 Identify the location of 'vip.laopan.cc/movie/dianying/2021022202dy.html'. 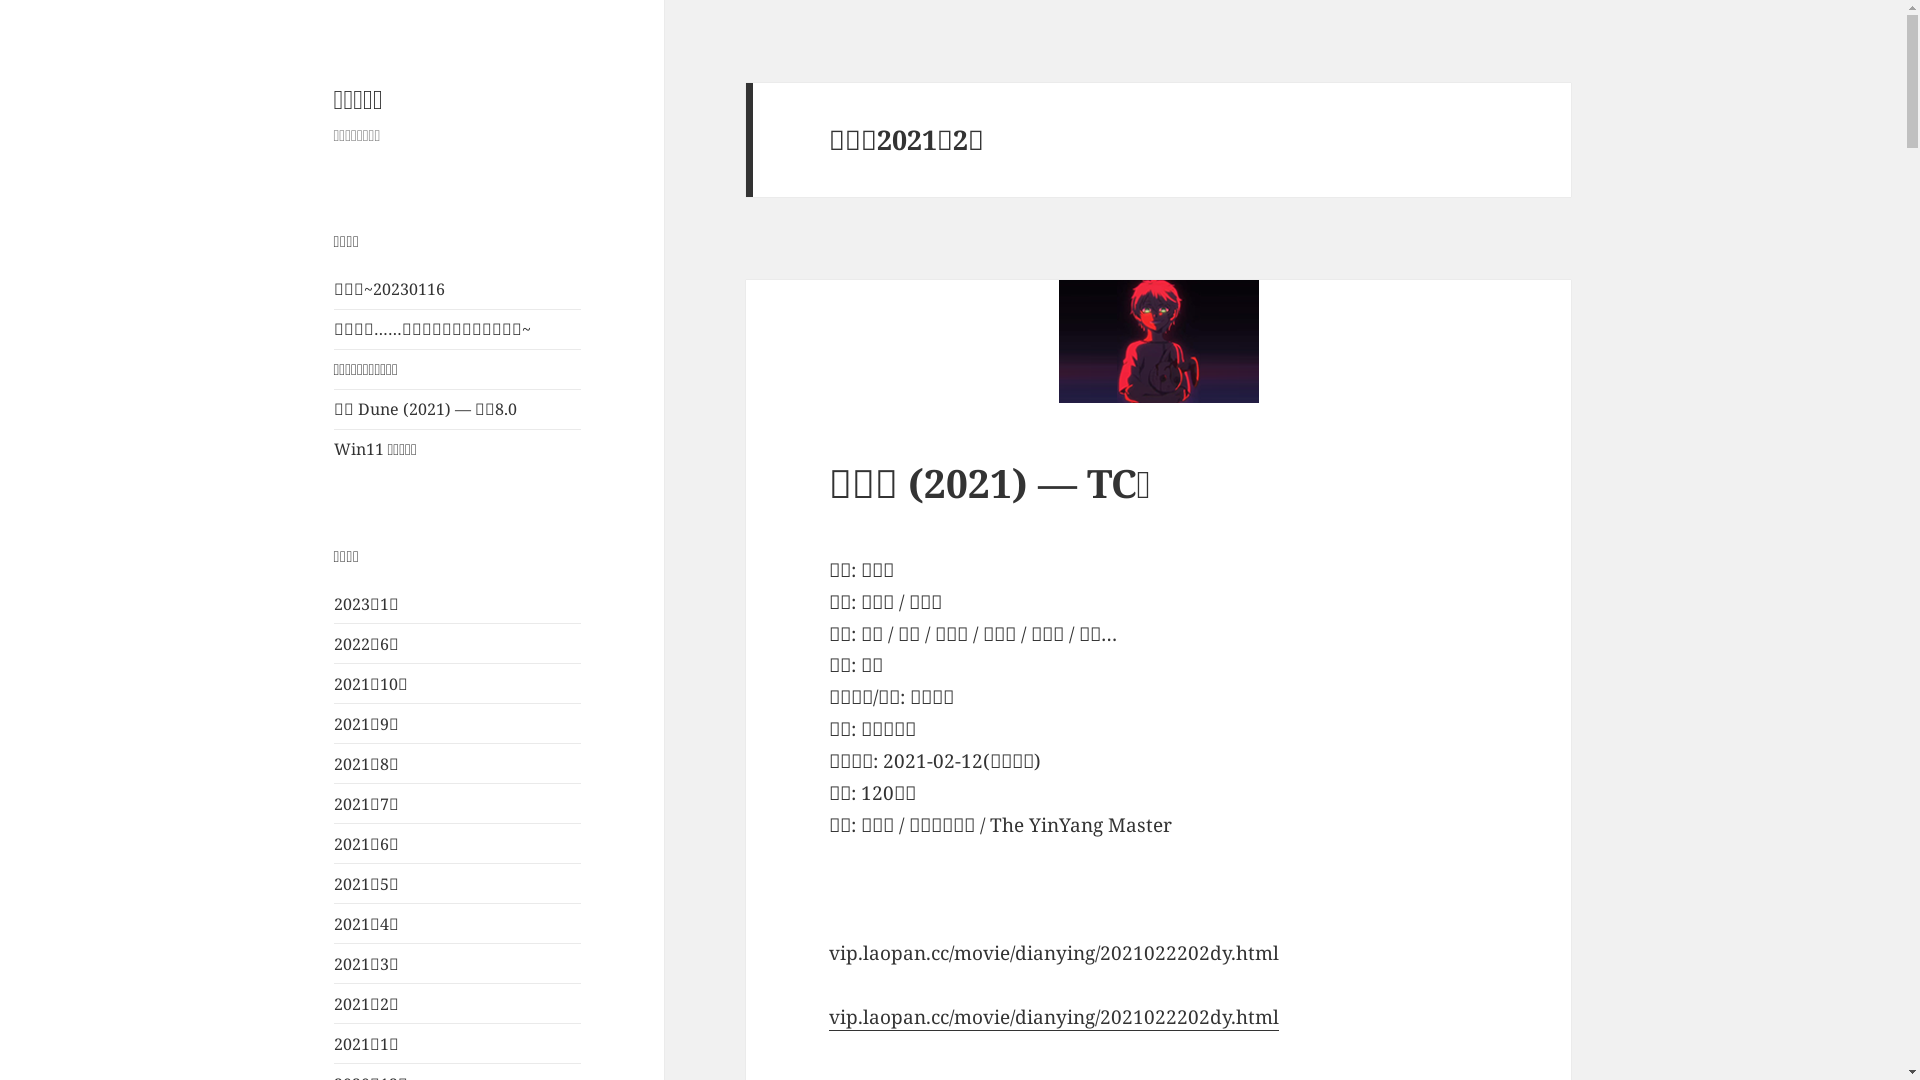
(1053, 1017).